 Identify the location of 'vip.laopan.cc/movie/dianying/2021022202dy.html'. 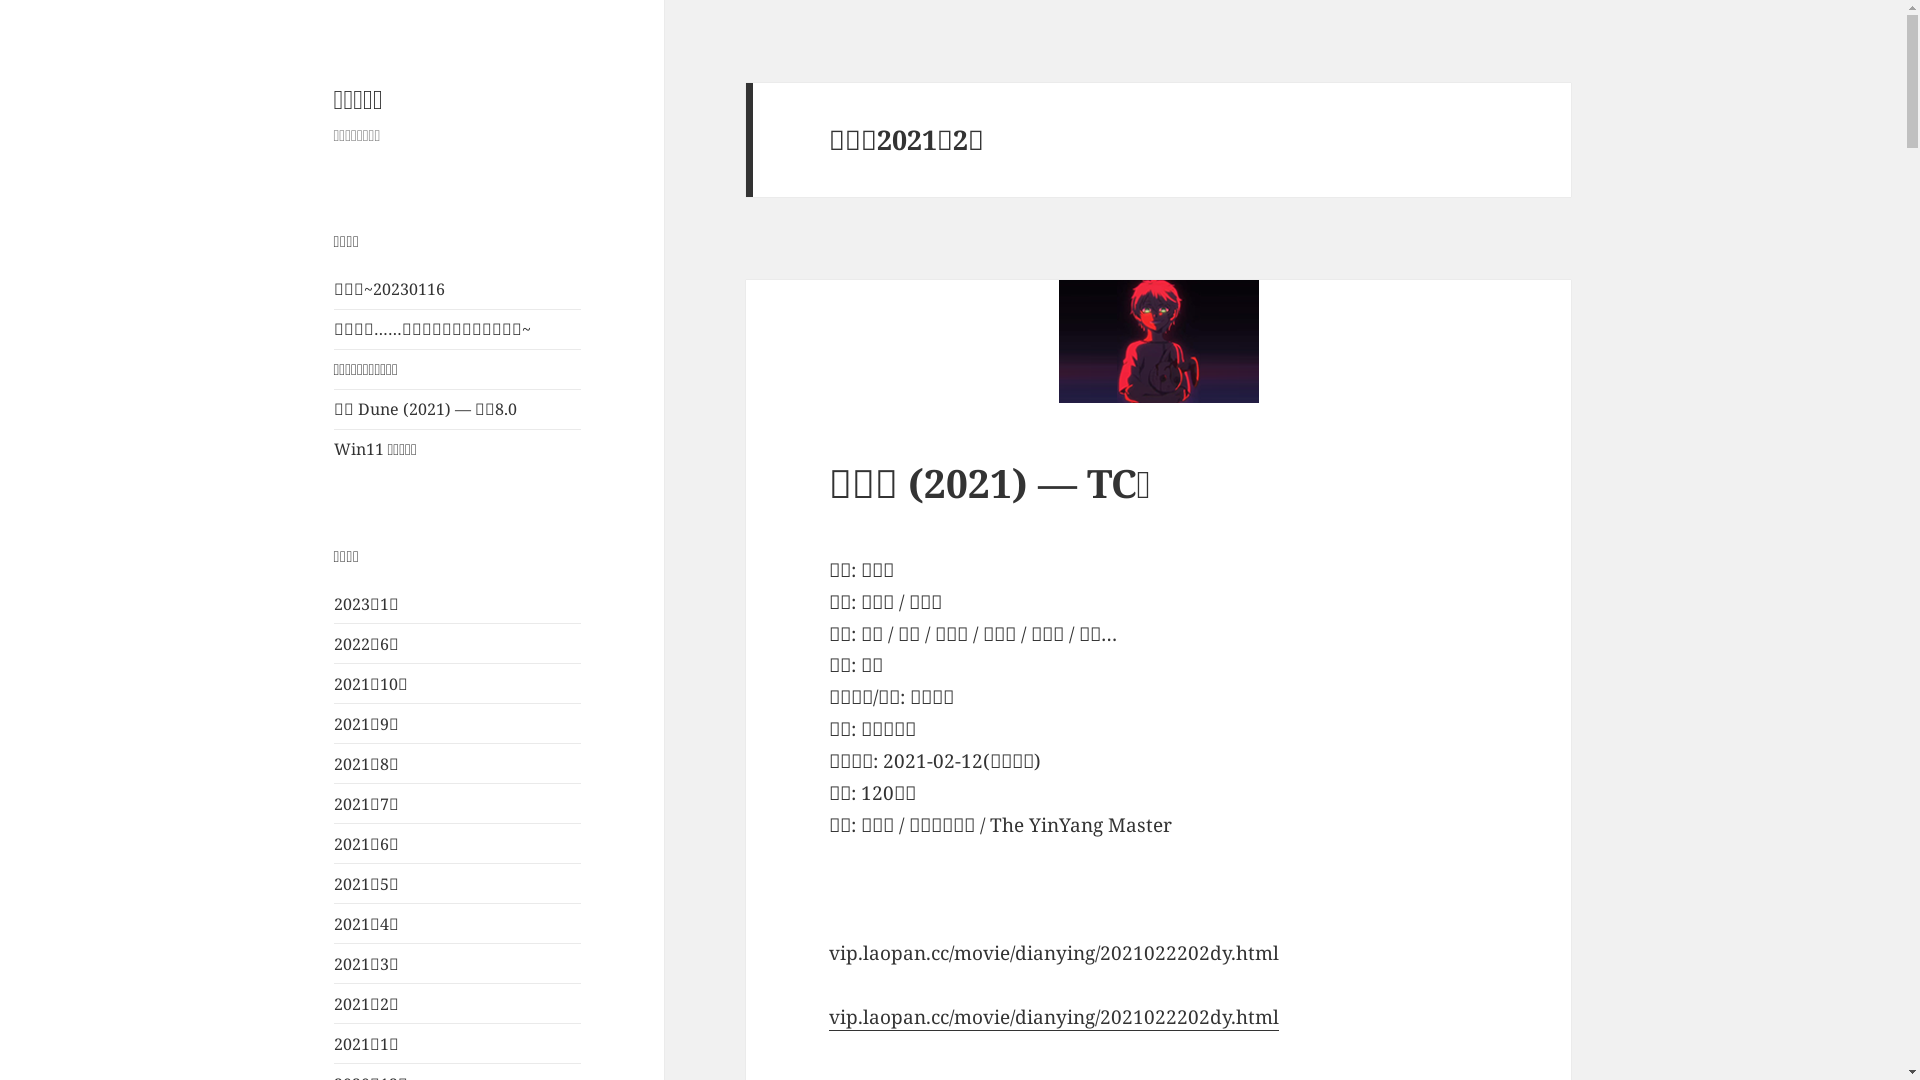
(1053, 1017).